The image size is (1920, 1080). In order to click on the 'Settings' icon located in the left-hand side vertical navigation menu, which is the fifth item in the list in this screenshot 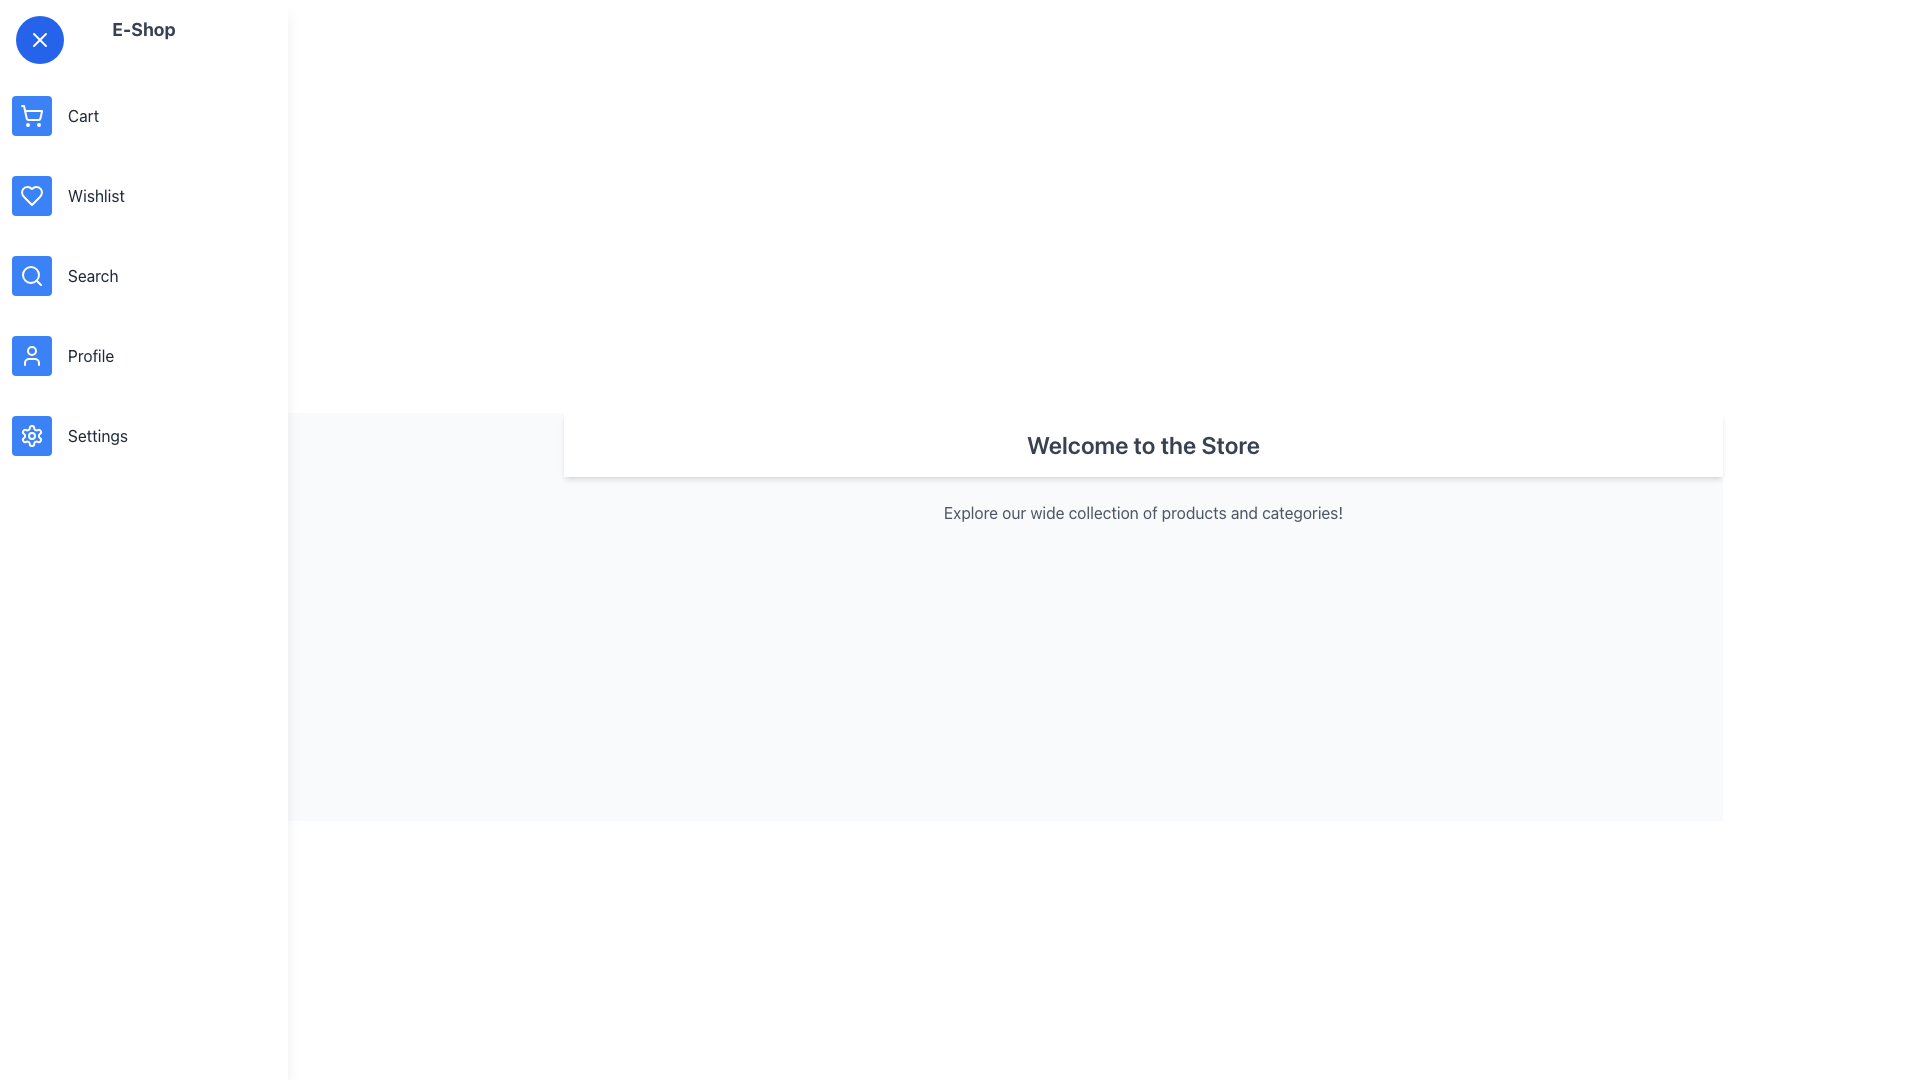, I will do `click(32, 434)`.